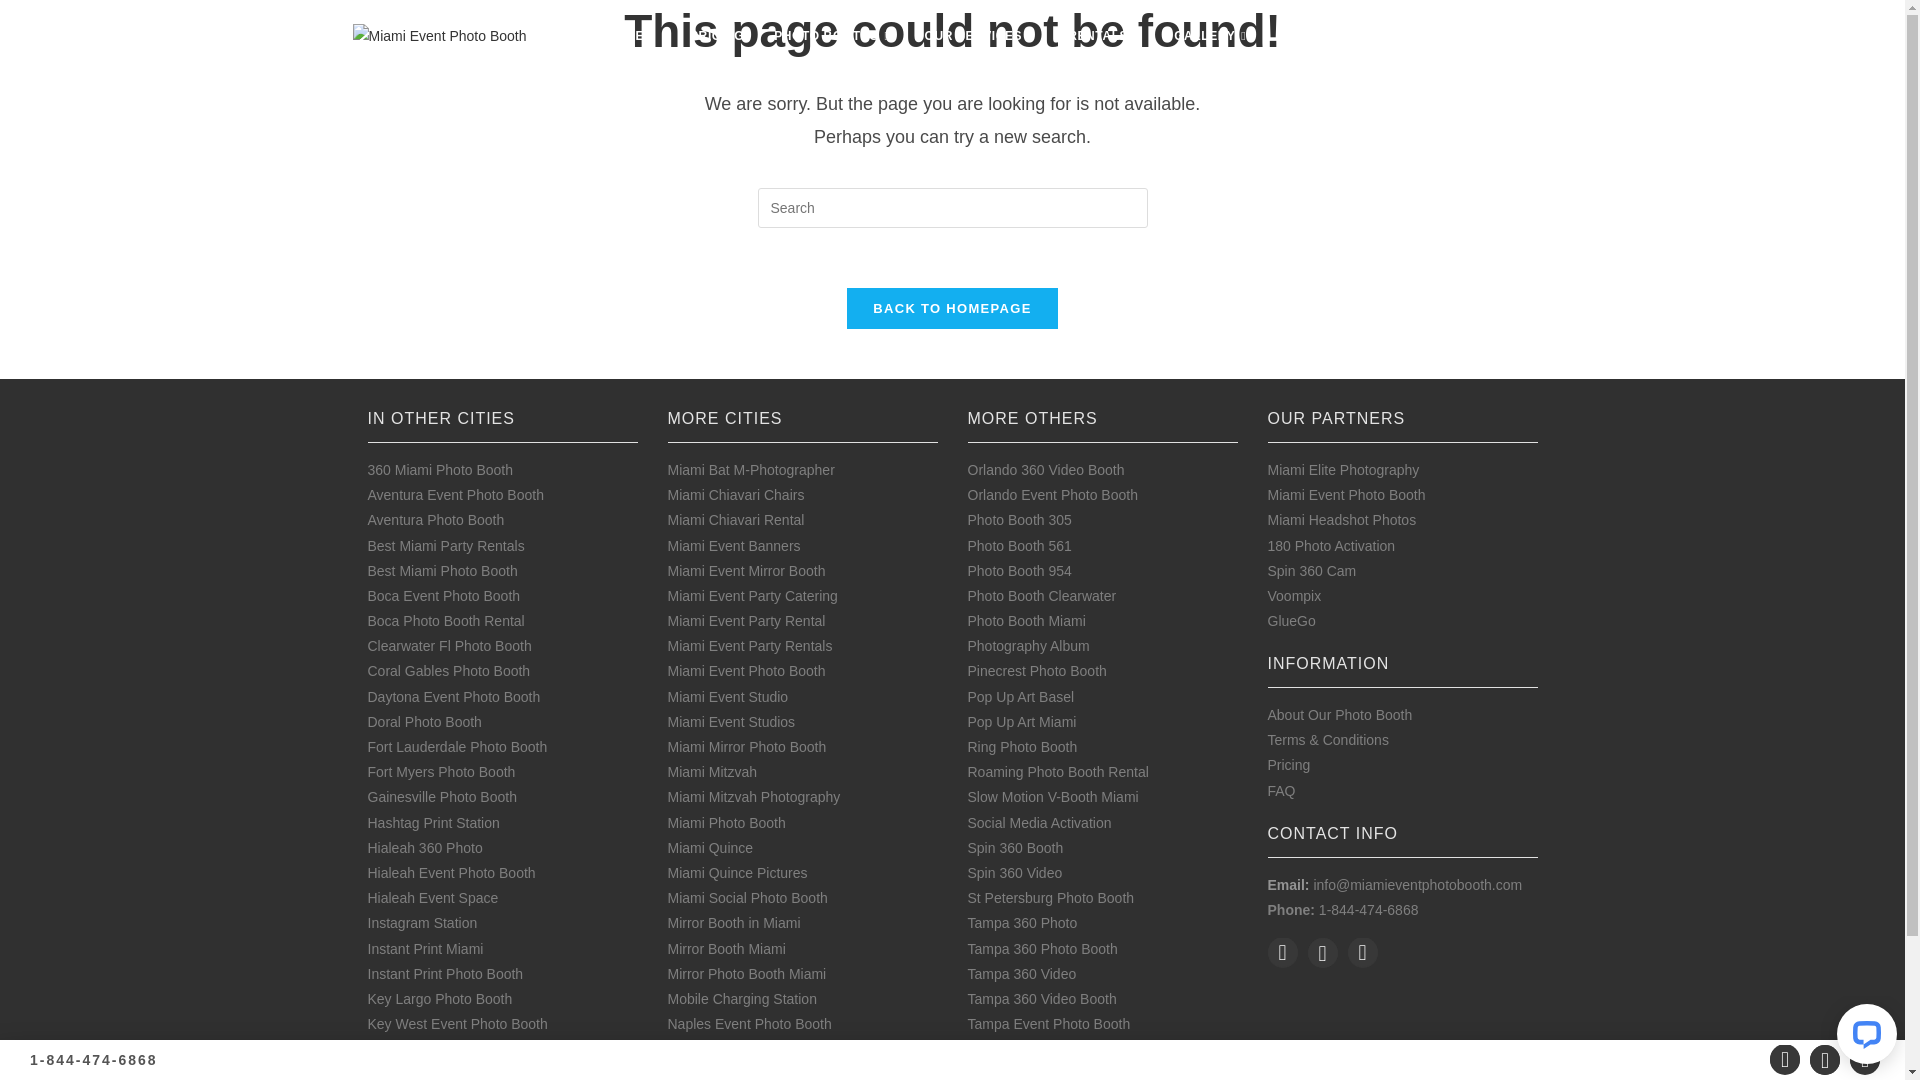 The image size is (1920, 1080). I want to click on 'Boca Photo Booth Rental', so click(445, 620).